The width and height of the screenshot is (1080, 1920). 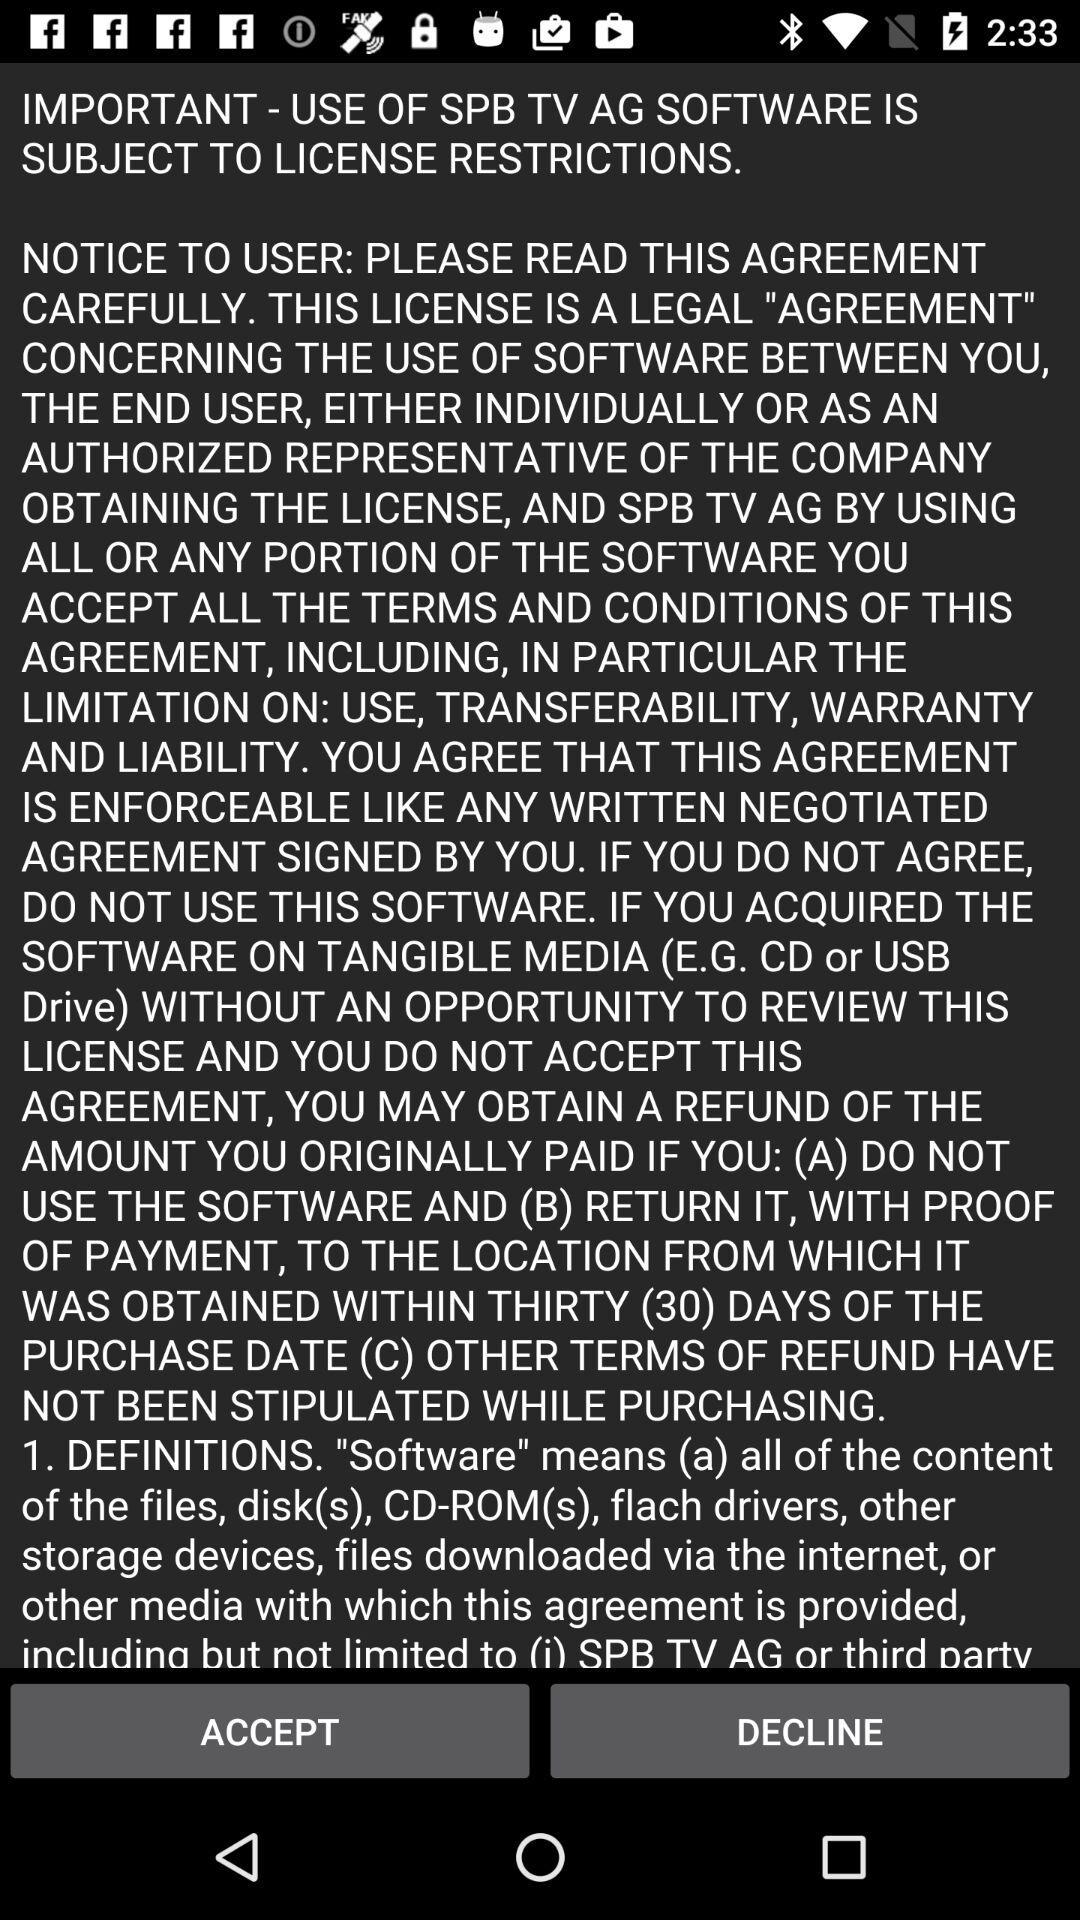 What do you see at coordinates (810, 1730) in the screenshot?
I see `the decline icon` at bounding box center [810, 1730].